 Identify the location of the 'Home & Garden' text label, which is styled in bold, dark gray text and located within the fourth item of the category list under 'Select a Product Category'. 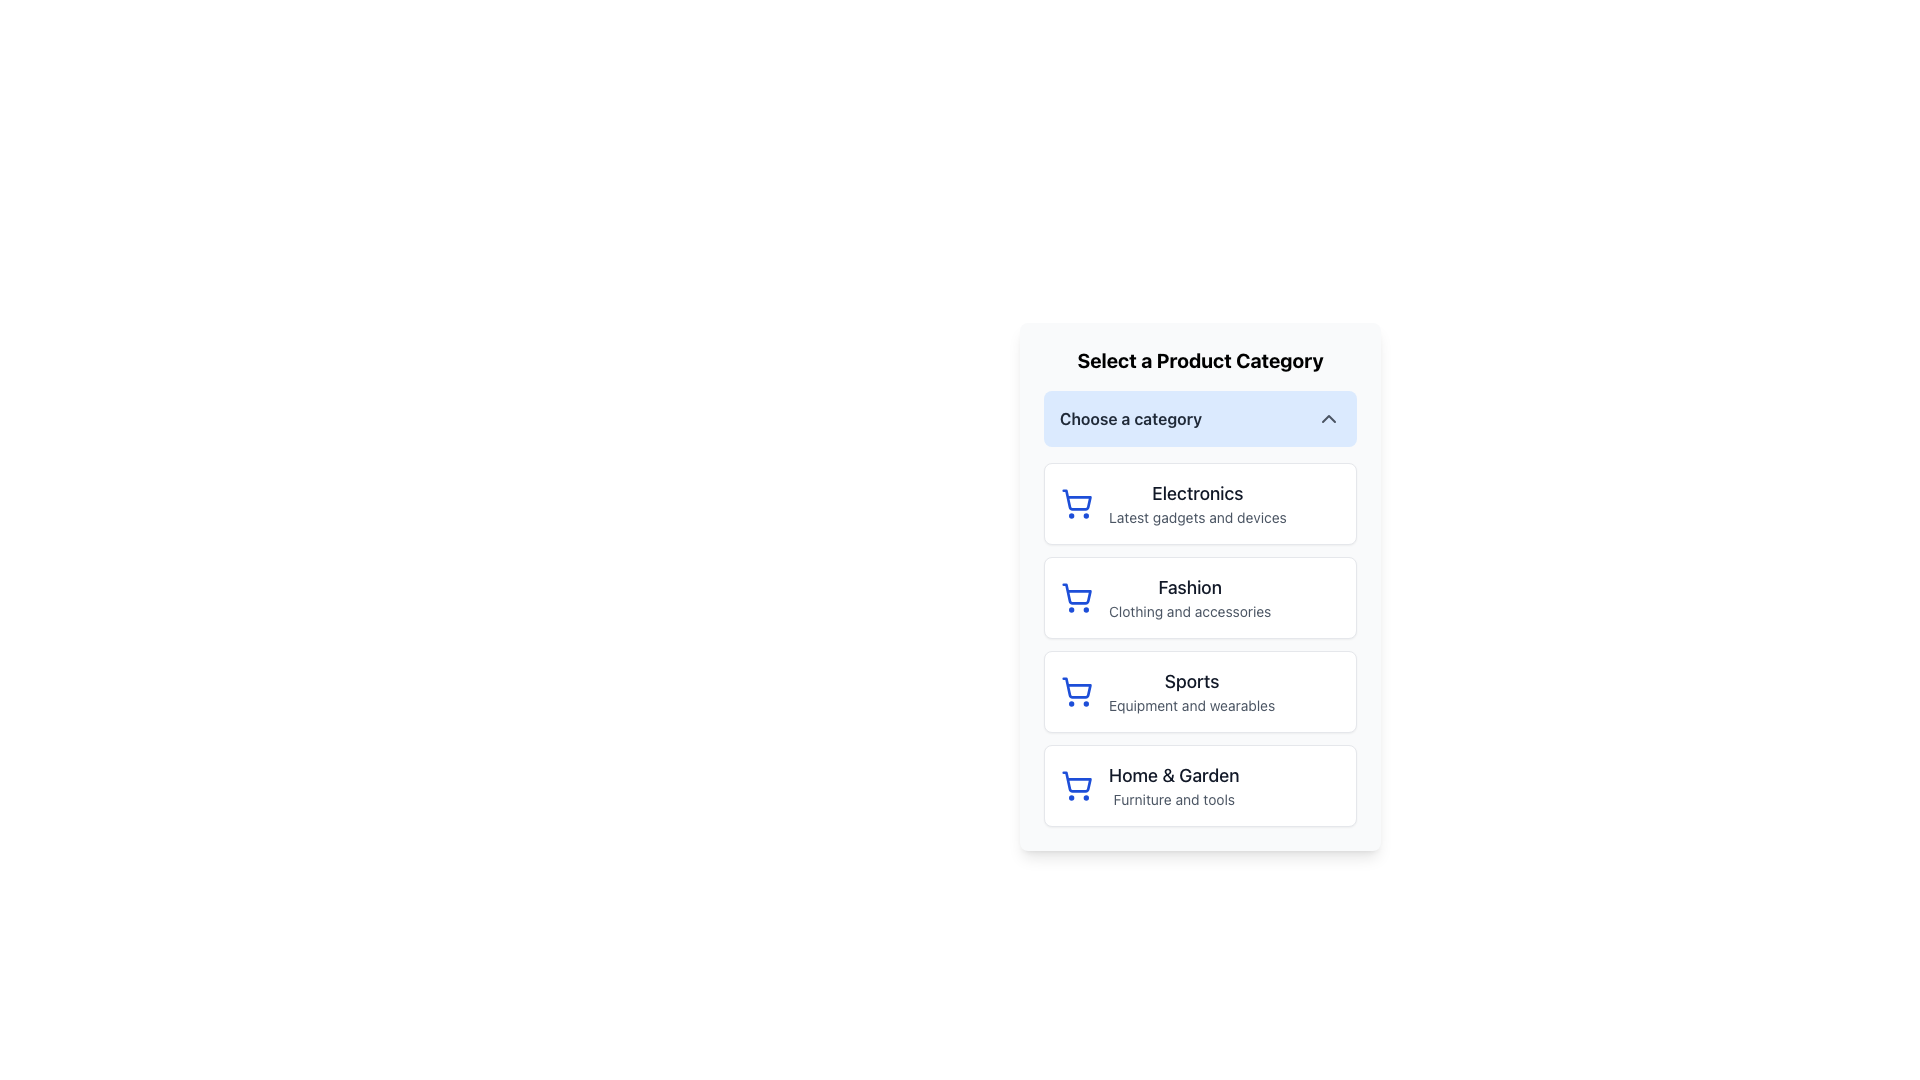
(1174, 774).